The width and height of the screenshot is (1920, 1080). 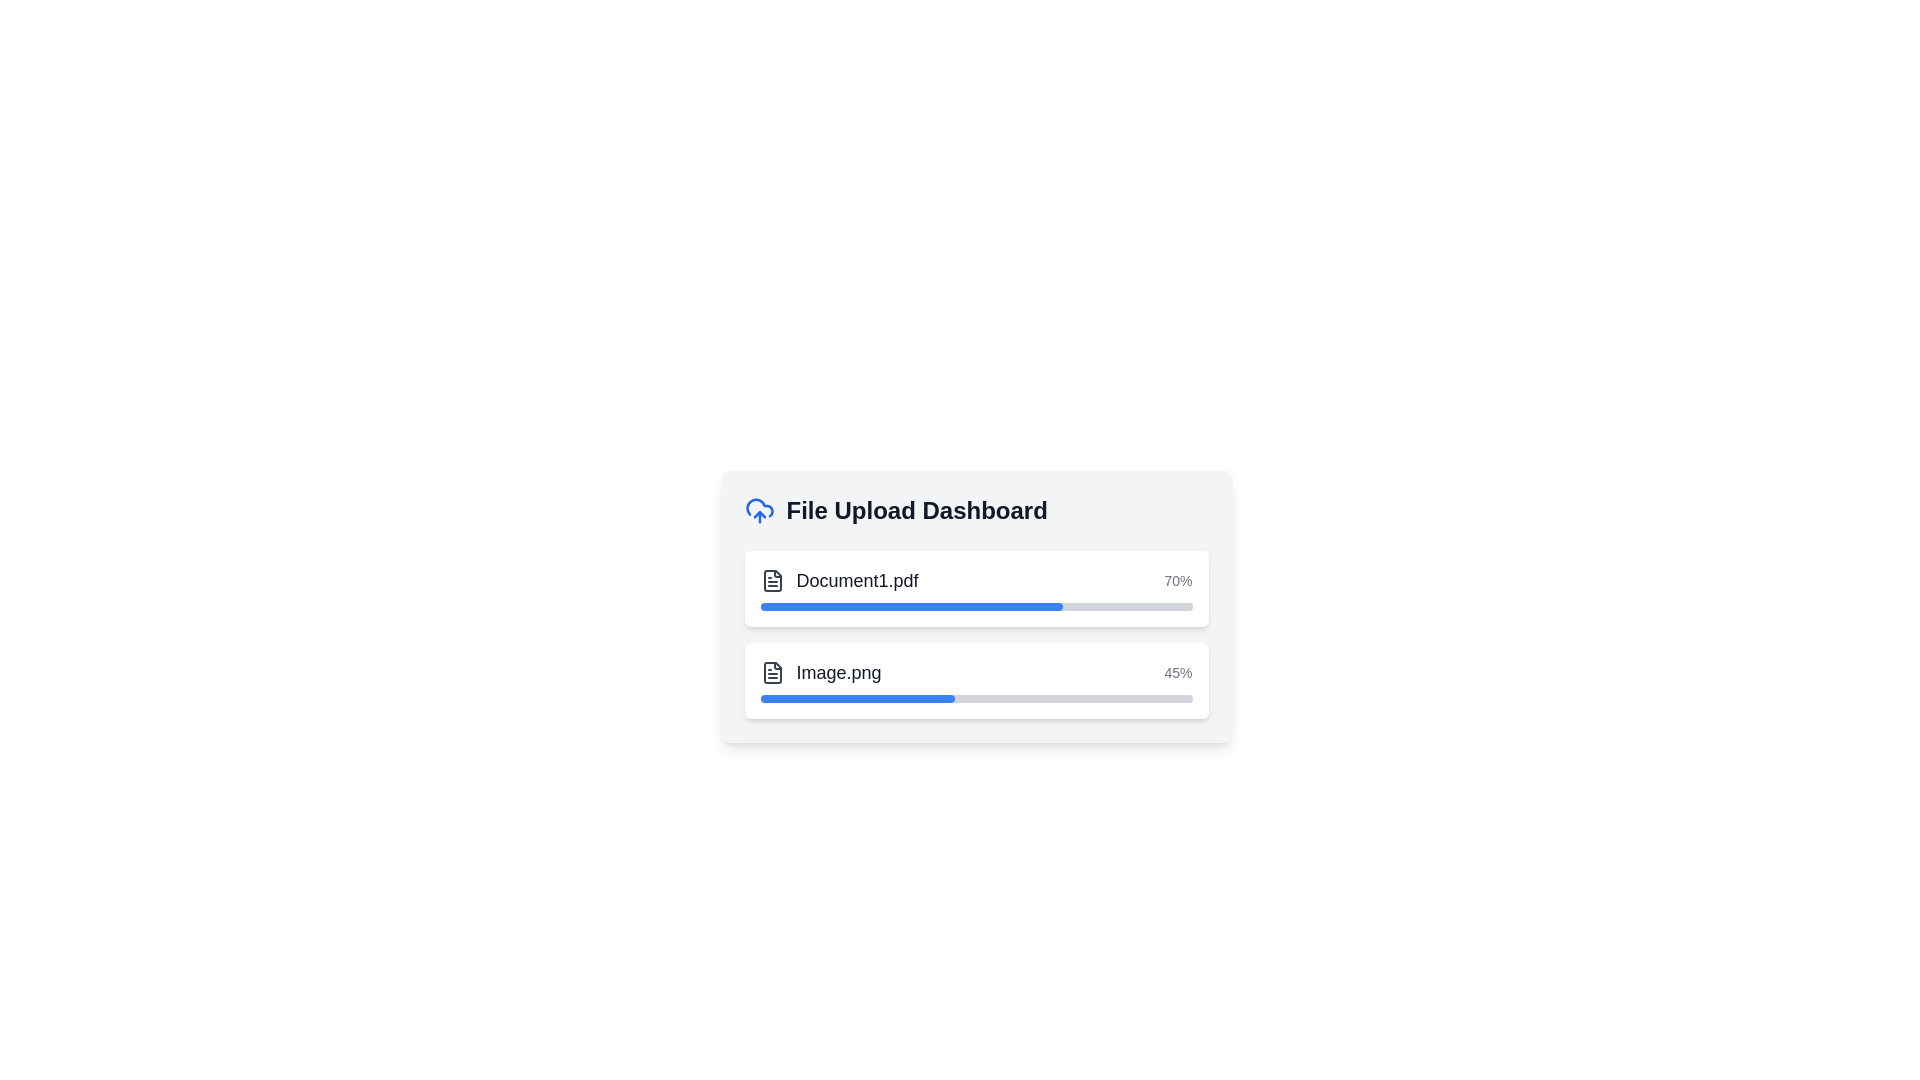 I want to click on the file names 'Document1.pdf' and 'Image.png' in the List of progress indicators, so click(x=976, y=635).